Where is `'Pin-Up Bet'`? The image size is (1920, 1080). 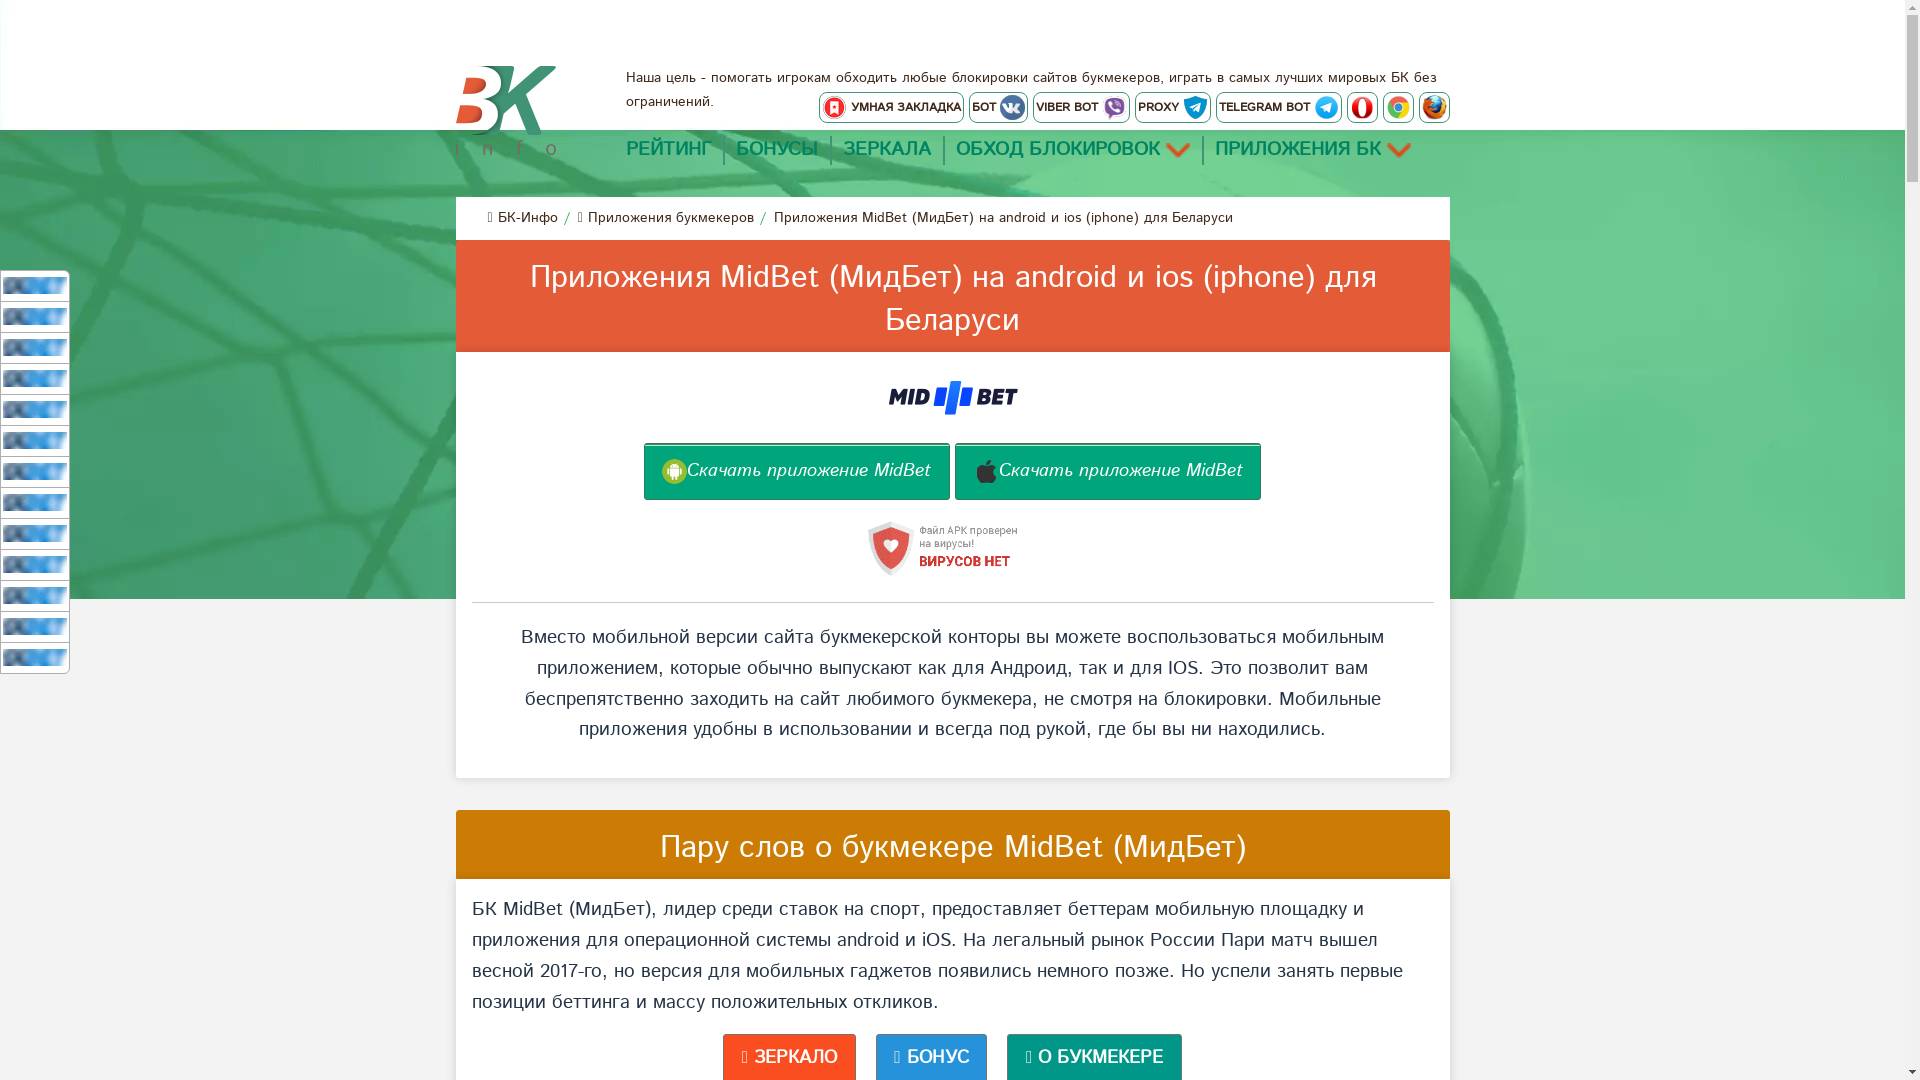 'Pin-Up Bet' is located at coordinates (34, 564).